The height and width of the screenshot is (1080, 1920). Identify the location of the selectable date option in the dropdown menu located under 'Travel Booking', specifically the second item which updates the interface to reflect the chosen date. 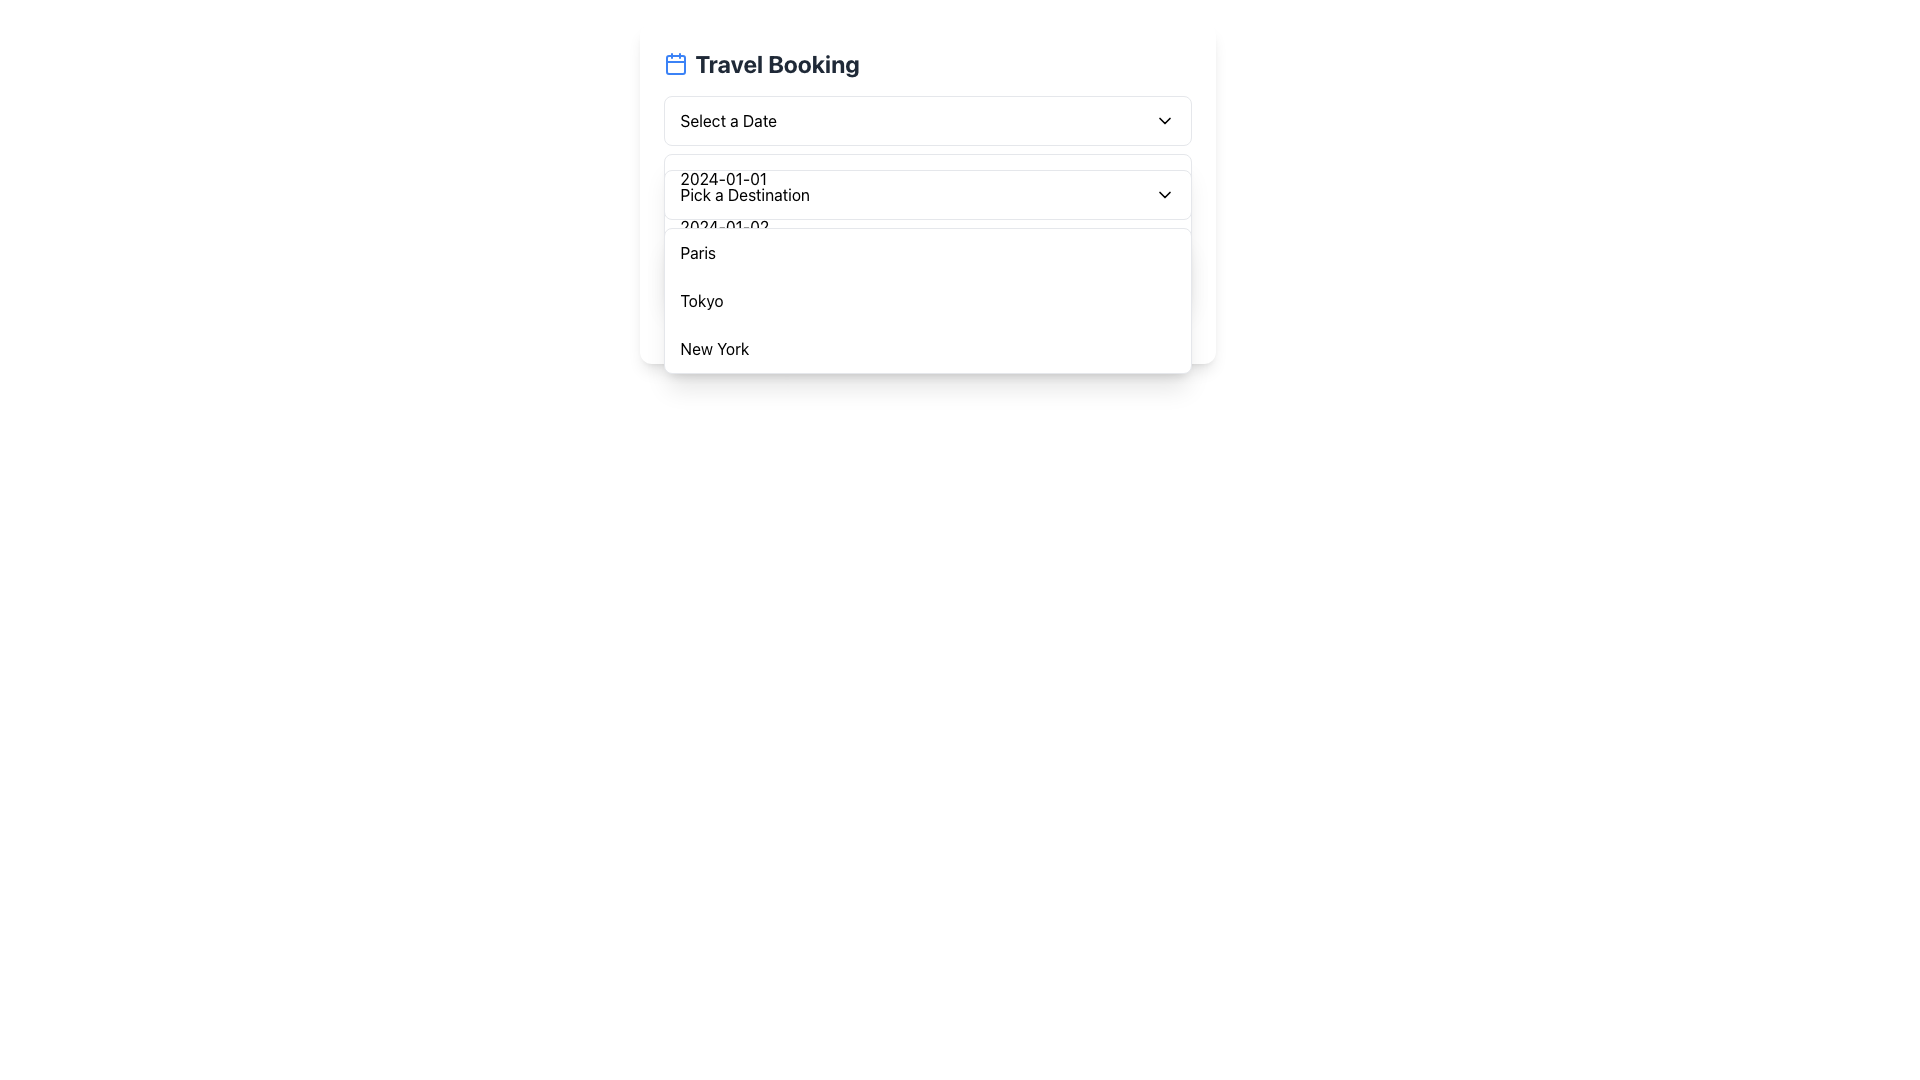
(926, 226).